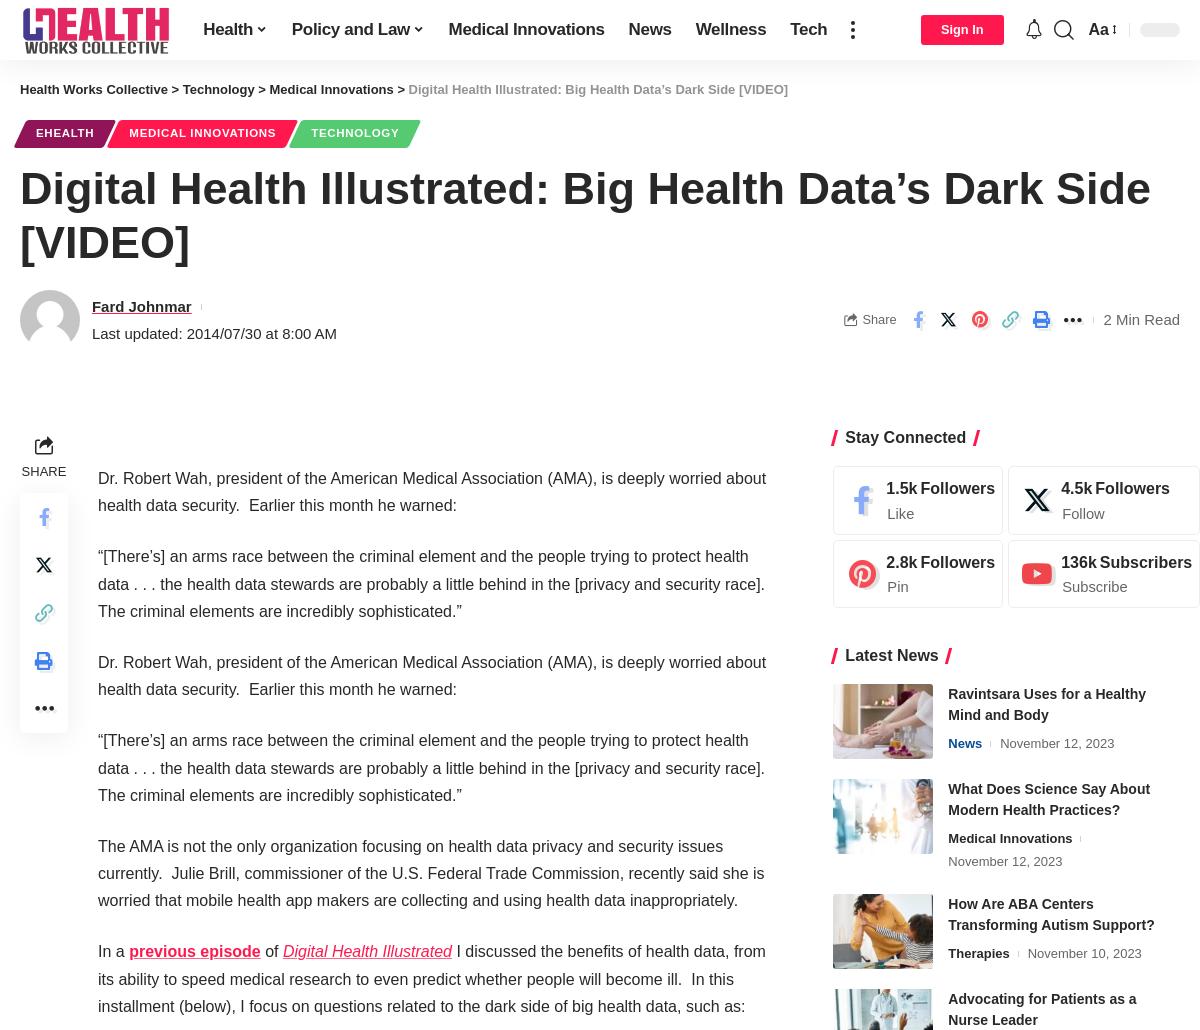  I want to click on 'In a', so click(113, 950).